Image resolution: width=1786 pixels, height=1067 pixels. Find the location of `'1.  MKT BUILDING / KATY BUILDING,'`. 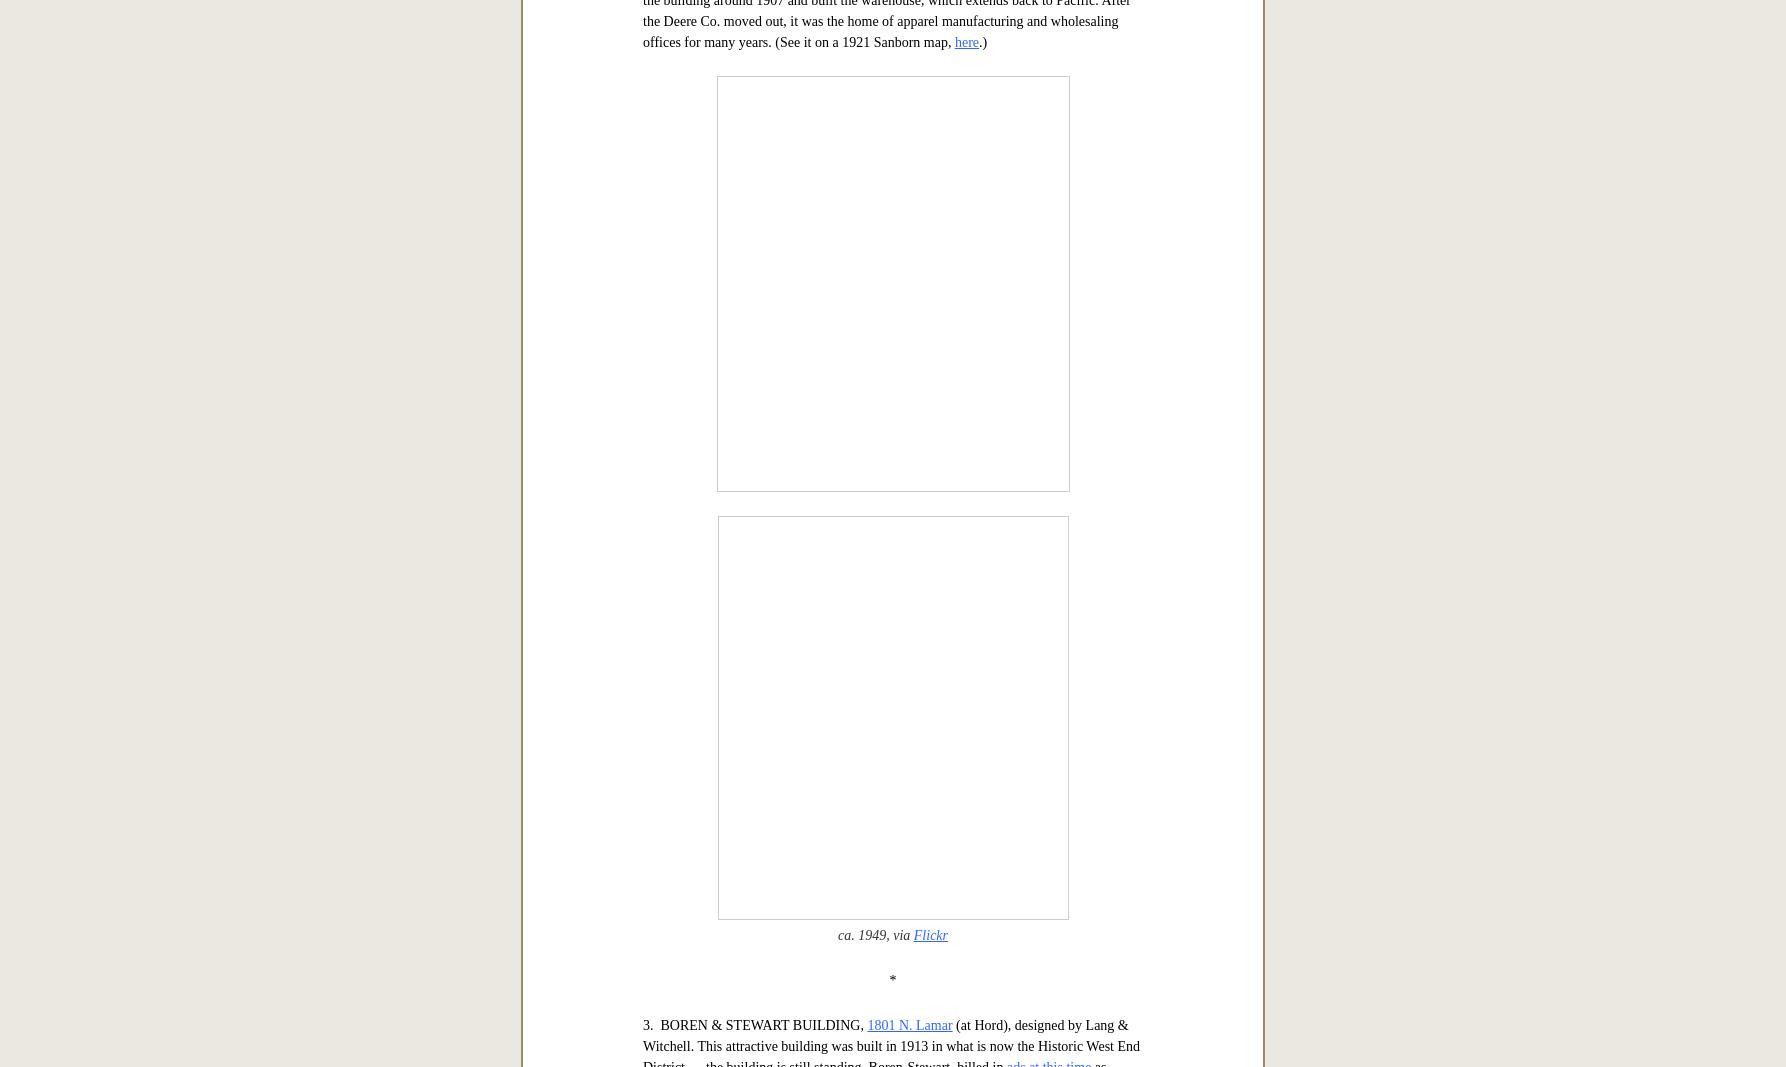

'1.  MKT BUILDING / KATY BUILDING,' is located at coordinates (764, 199).